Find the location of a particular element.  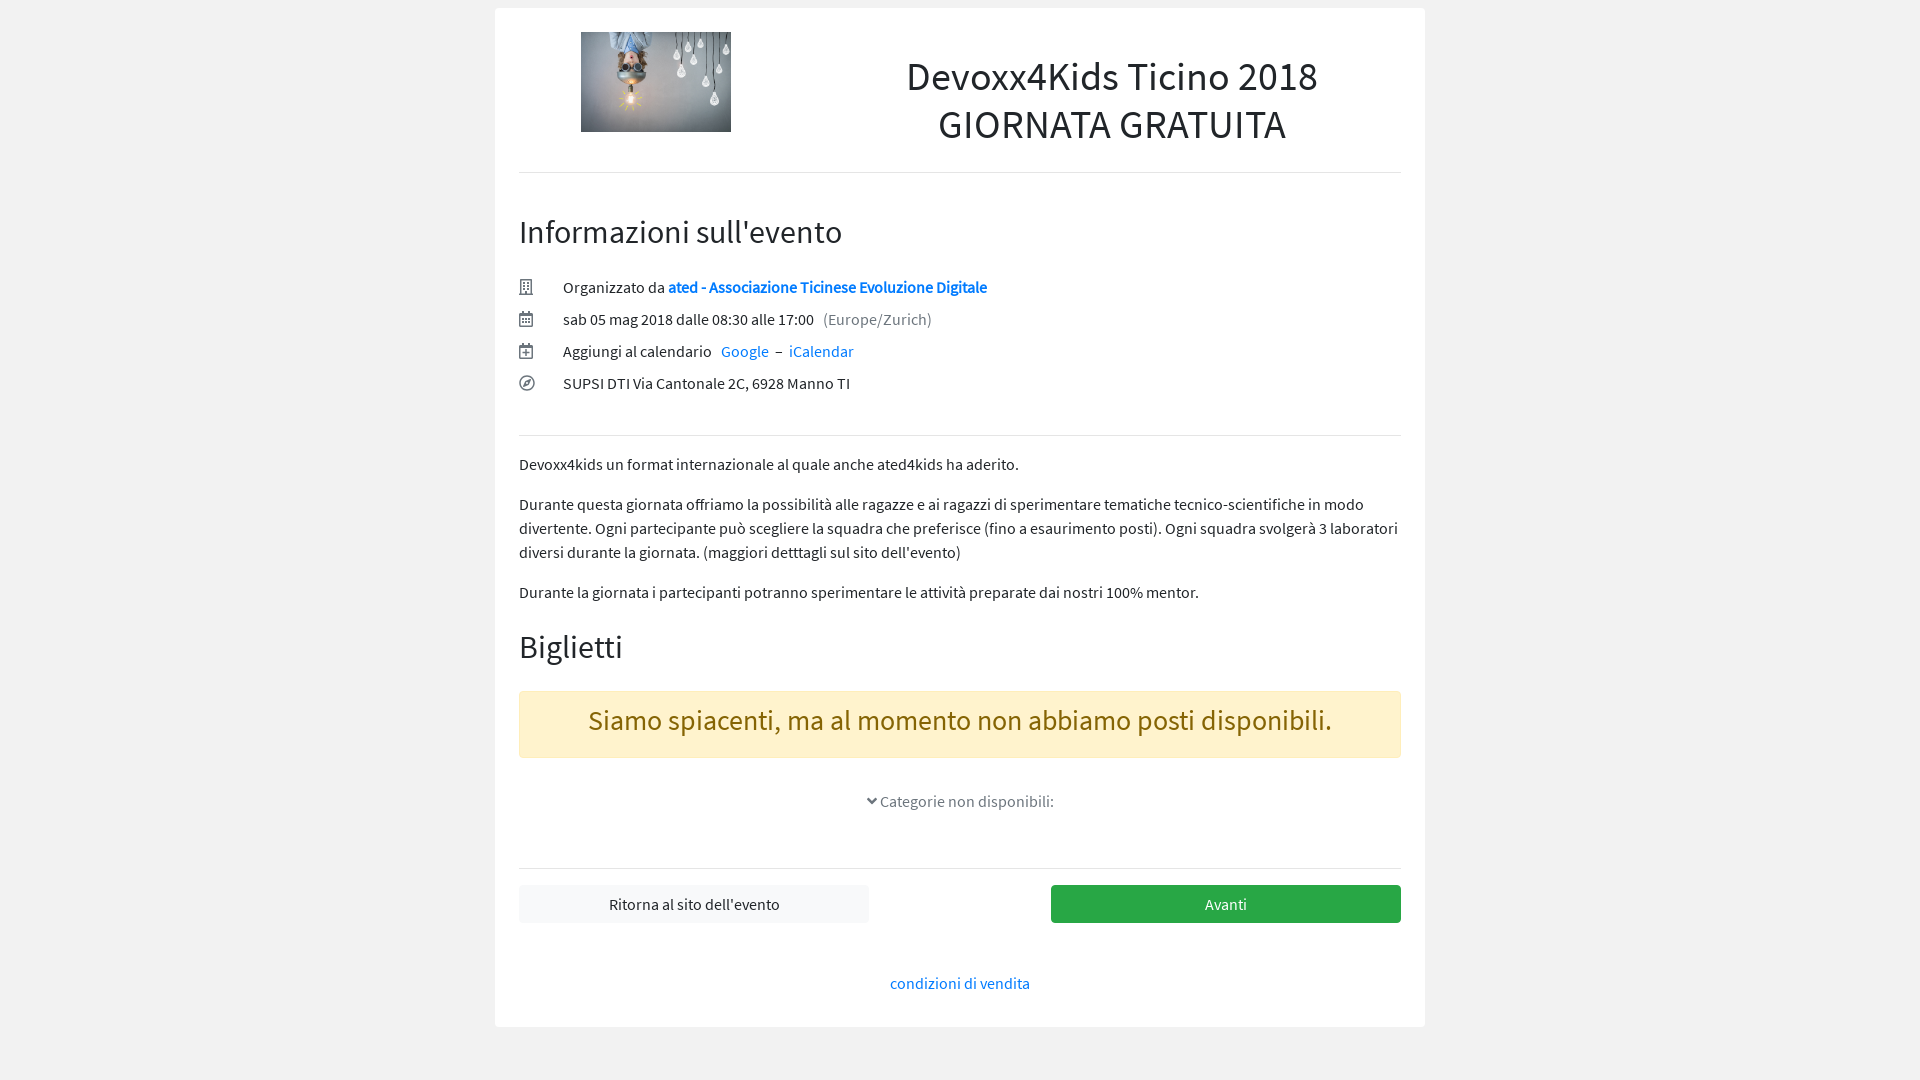

'condizioni di vendita' is located at coordinates (960, 982).